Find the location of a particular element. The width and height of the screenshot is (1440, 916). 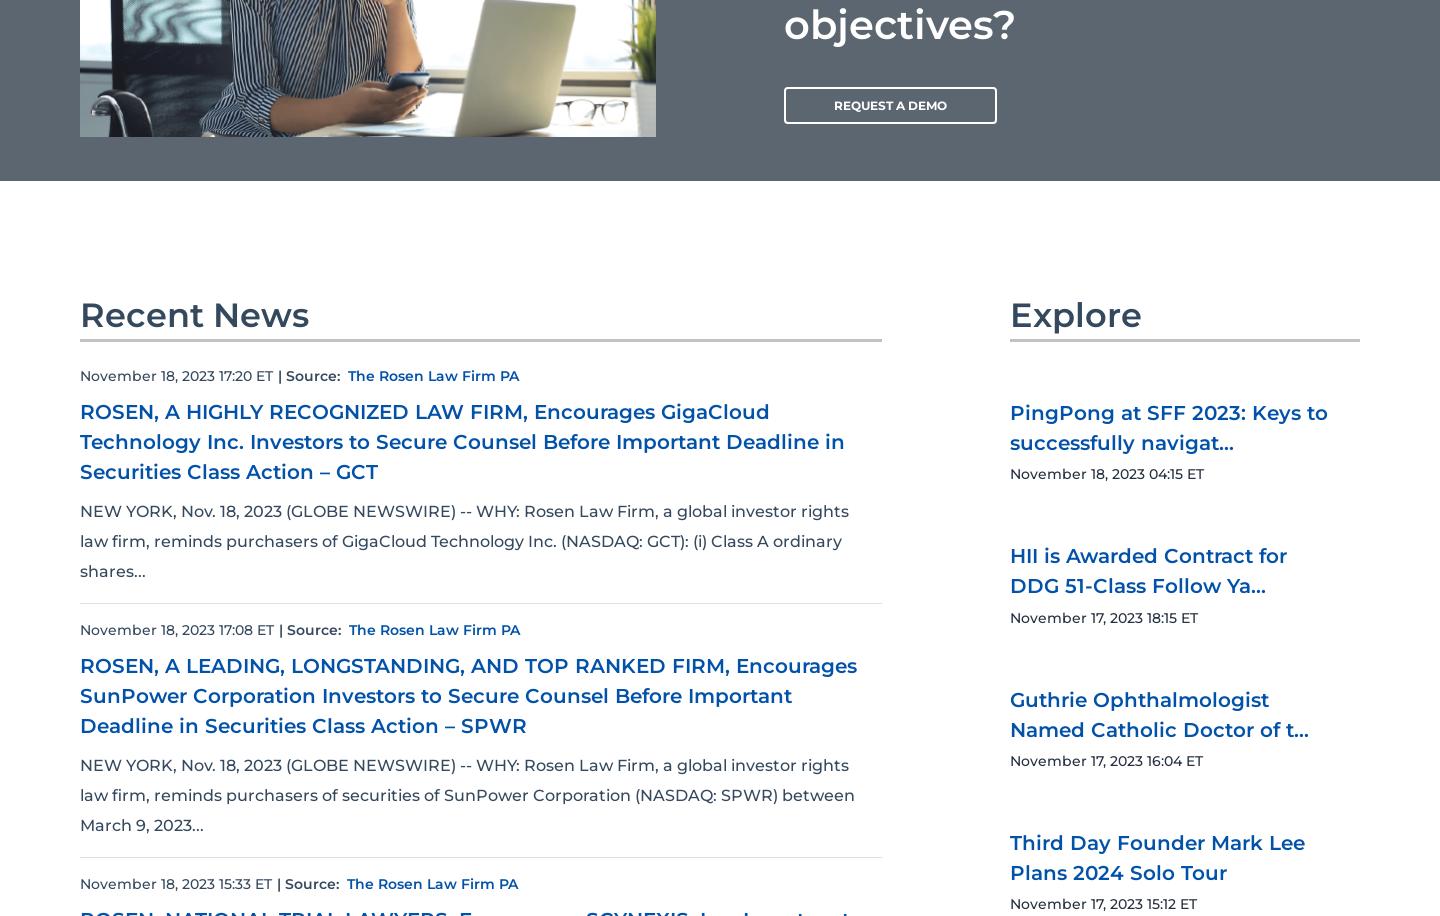

'November 18, 2023 15:33 ET' is located at coordinates (80, 882).